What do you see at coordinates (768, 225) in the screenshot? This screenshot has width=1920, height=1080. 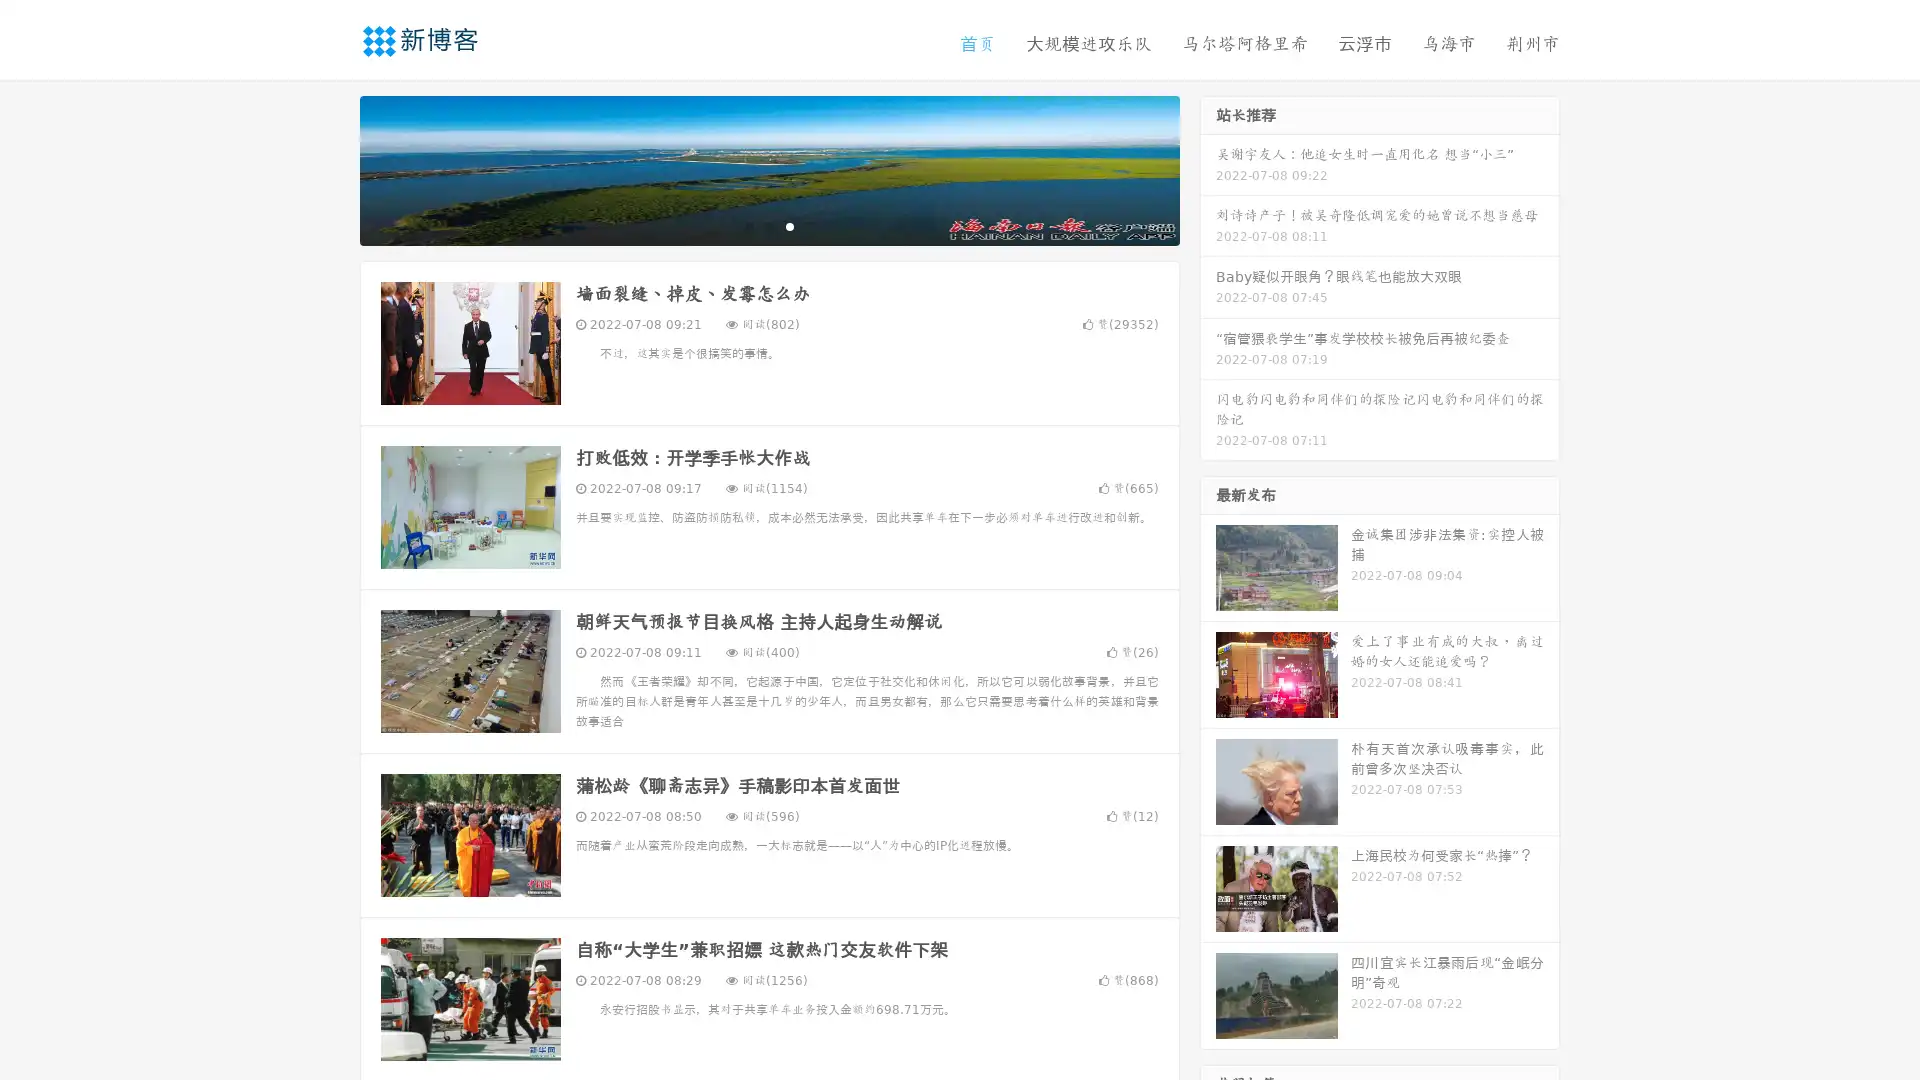 I see `Go to slide 2` at bounding box center [768, 225].